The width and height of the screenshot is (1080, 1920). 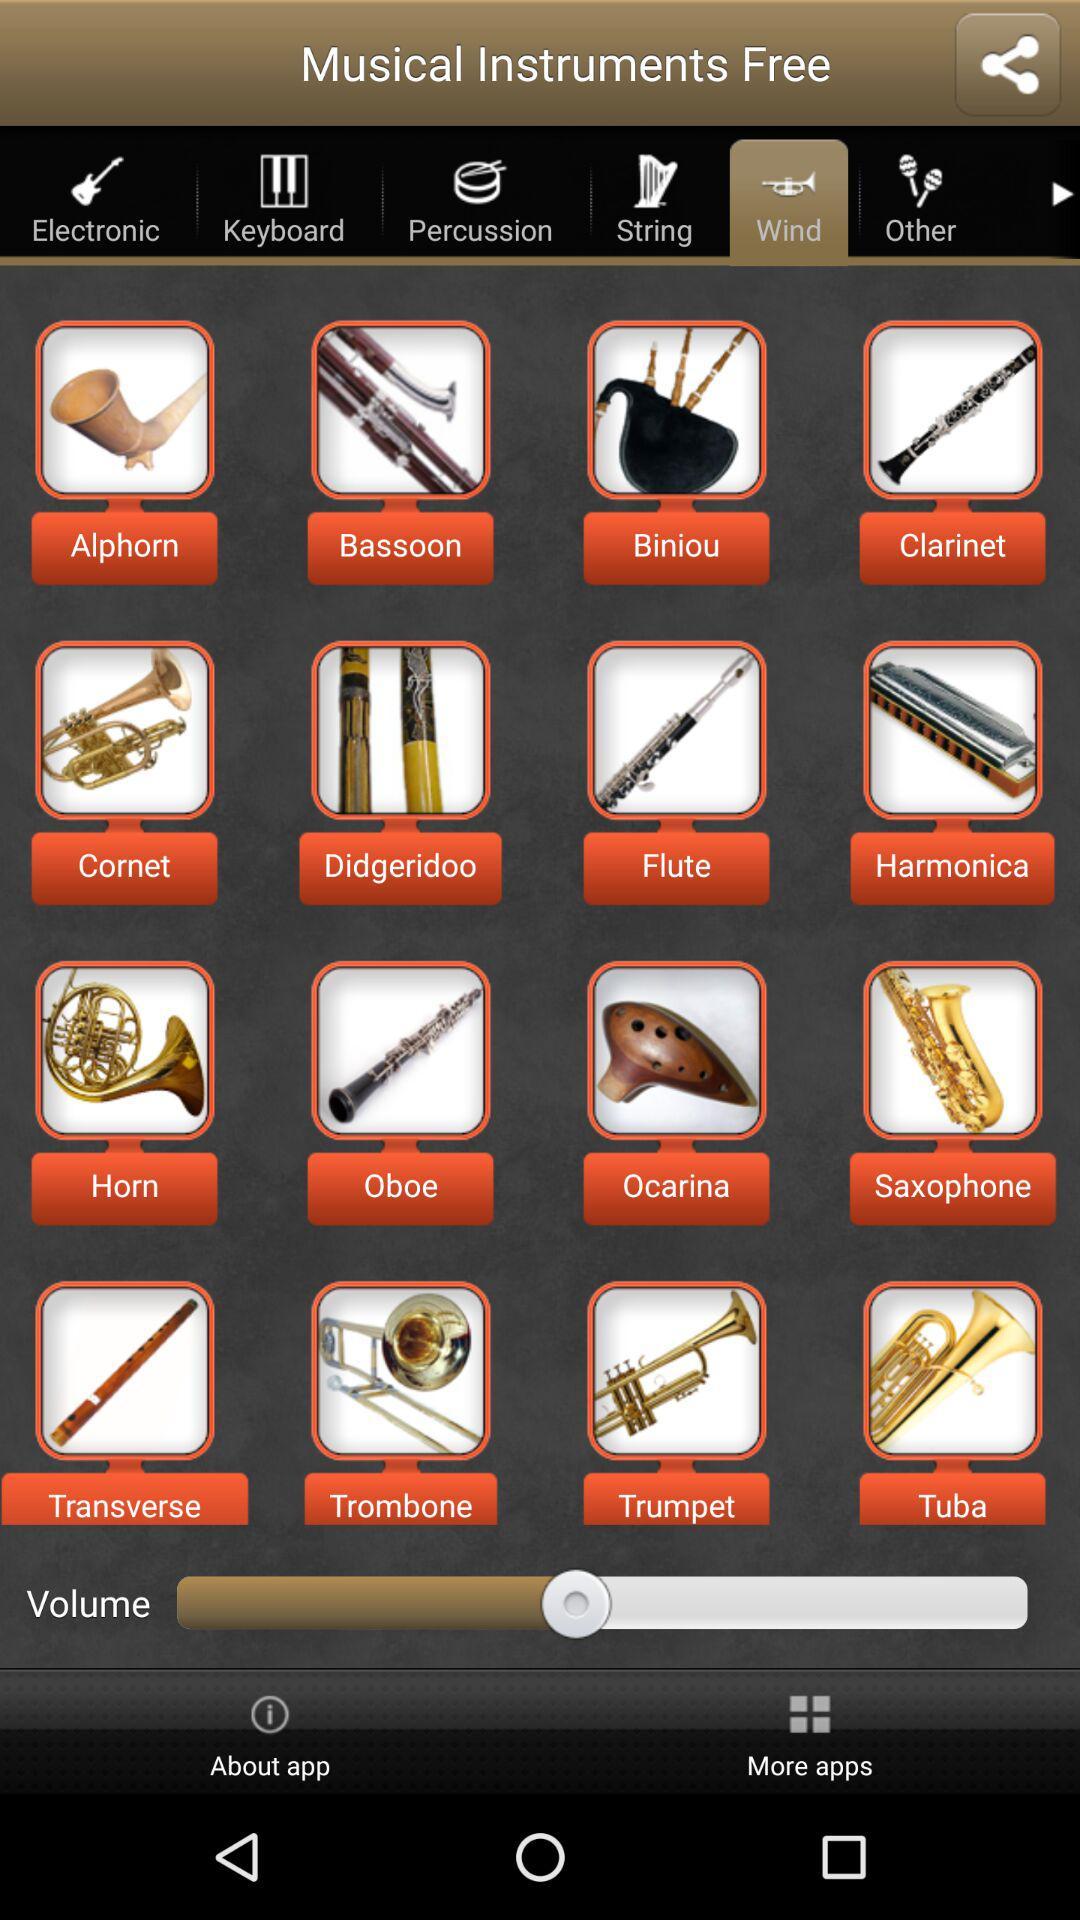 What do you see at coordinates (675, 408) in the screenshot?
I see `sound of a biniou` at bounding box center [675, 408].